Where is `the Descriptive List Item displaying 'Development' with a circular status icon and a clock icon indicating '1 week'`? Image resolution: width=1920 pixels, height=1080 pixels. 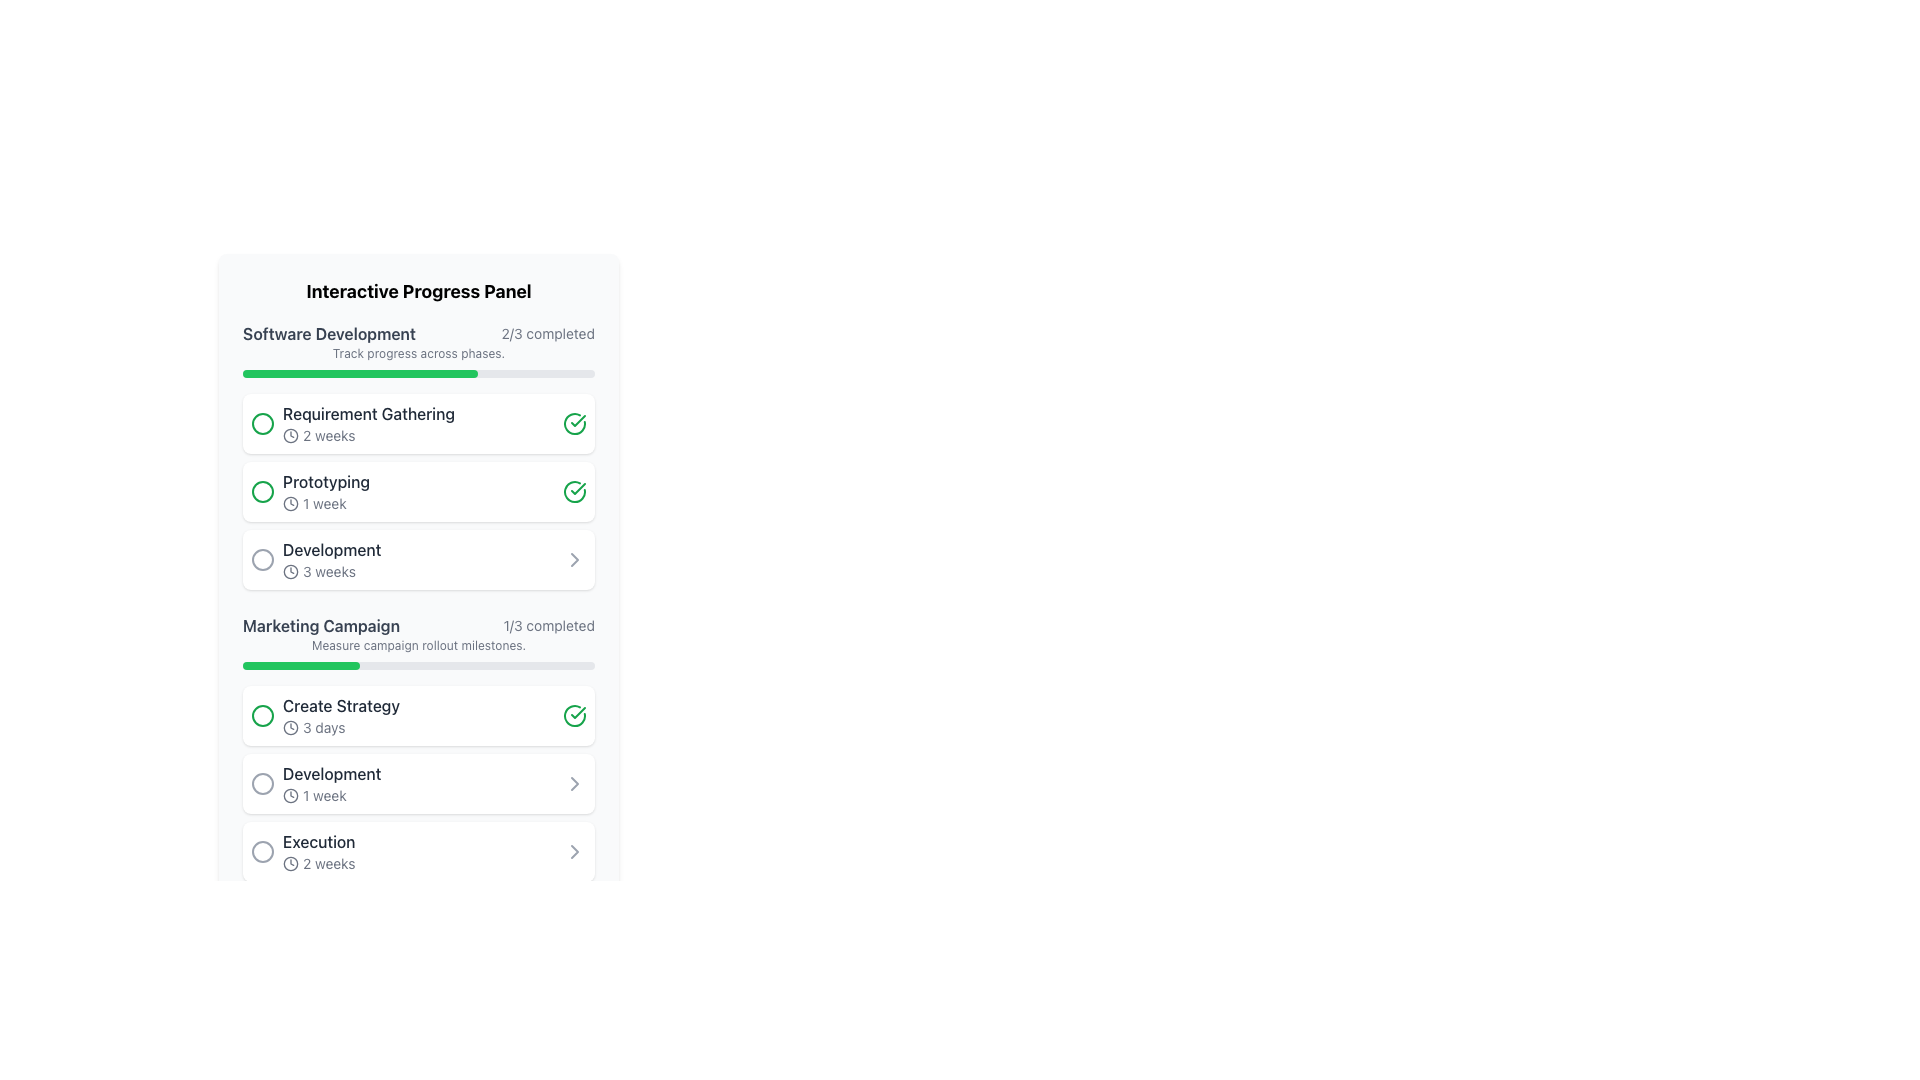 the Descriptive List Item displaying 'Development' with a circular status icon and a clock icon indicating '1 week' is located at coordinates (315, 782).